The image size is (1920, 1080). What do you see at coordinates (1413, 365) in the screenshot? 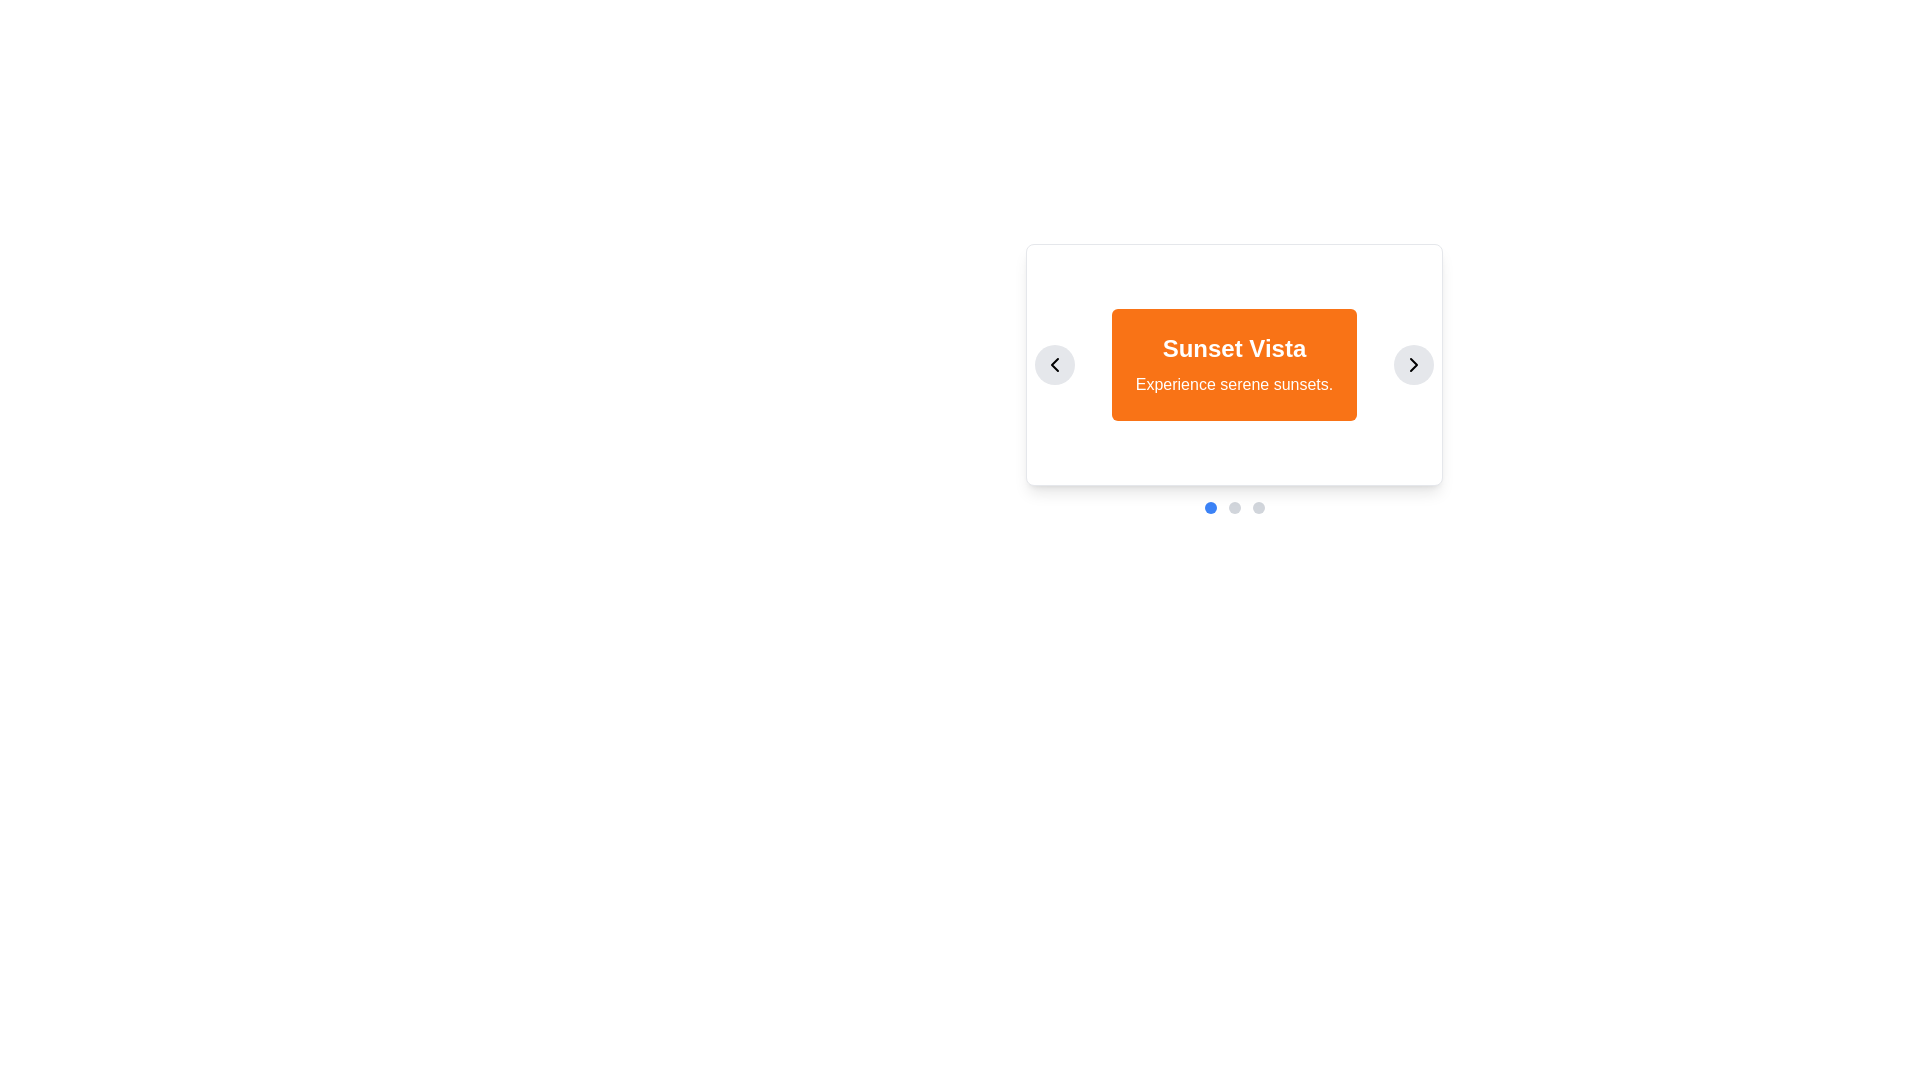
I see `the right-oriented chevron icon within the circular button on the card layout` at bounding box center [1413, 365].